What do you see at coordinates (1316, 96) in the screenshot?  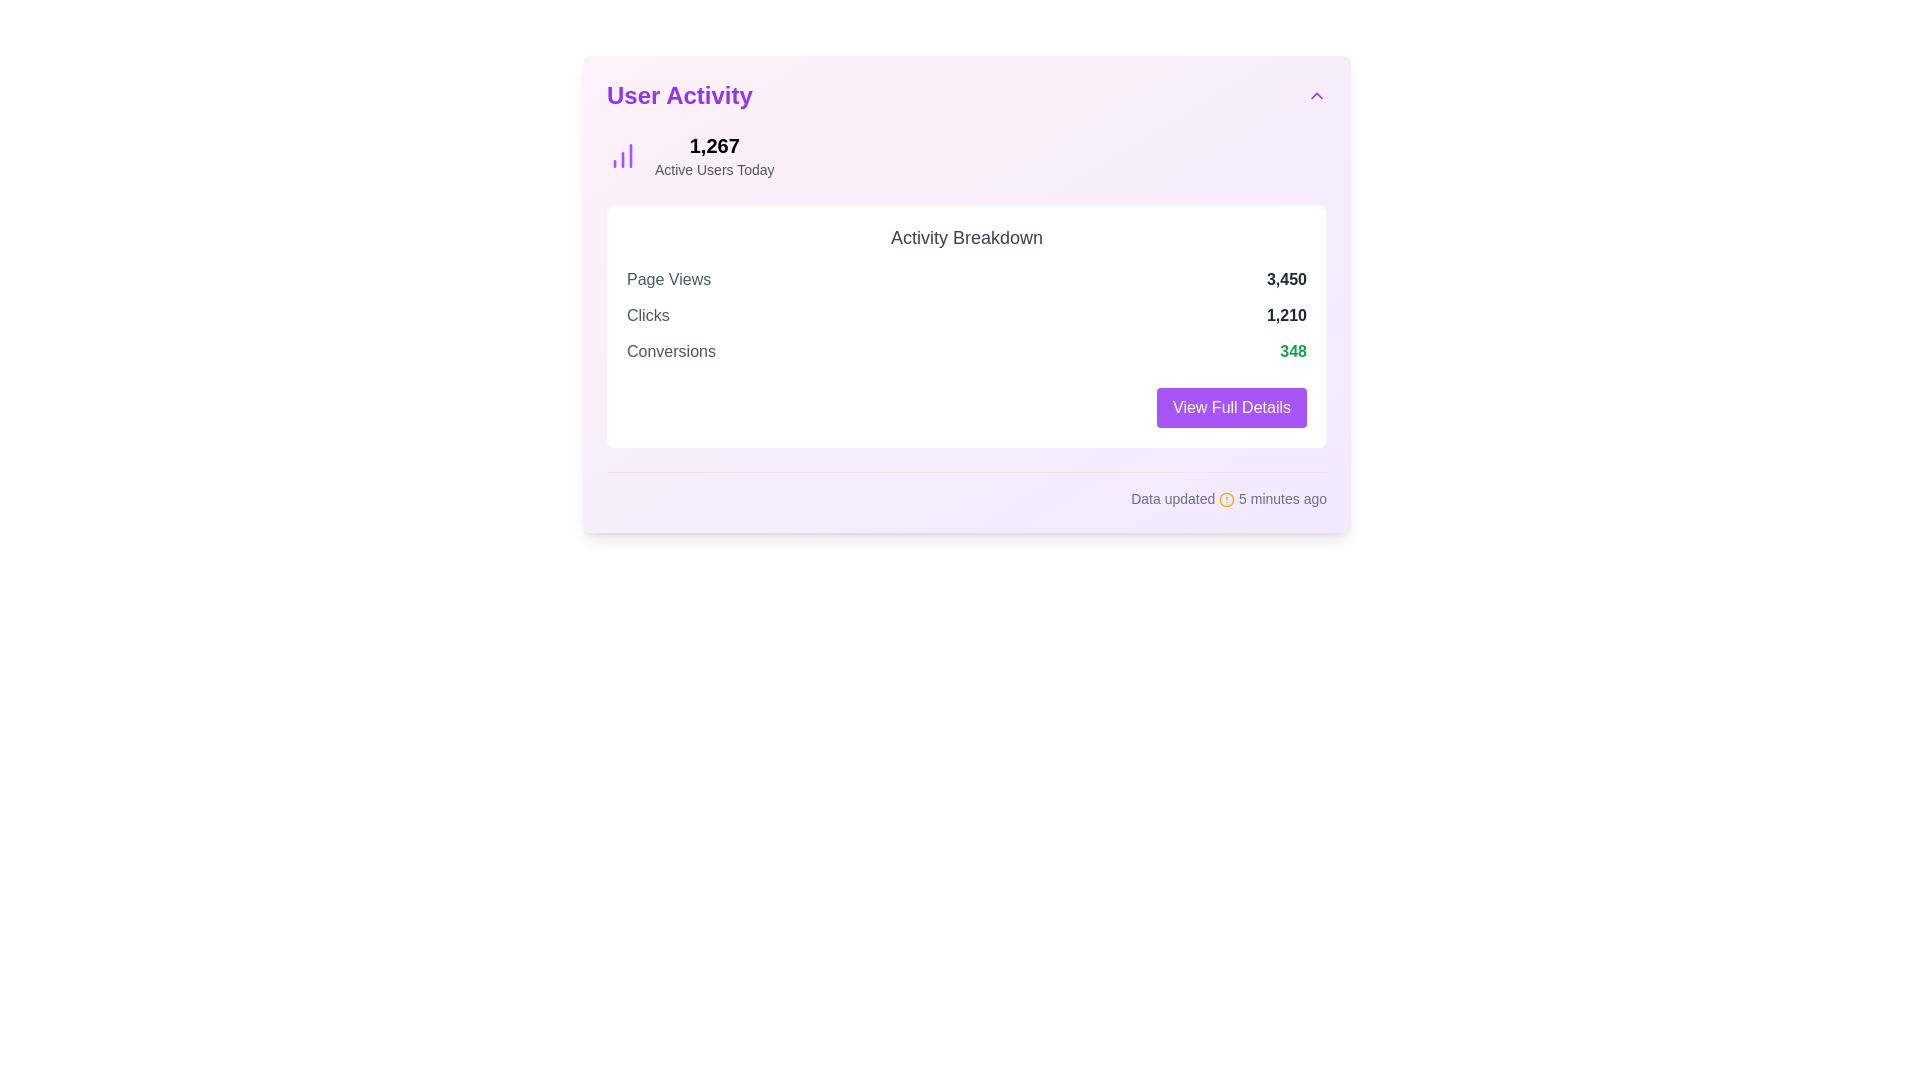 I see `the toggle button located at the top-right corner of the 'User Activity' section` at bounding box center [1316, 96].